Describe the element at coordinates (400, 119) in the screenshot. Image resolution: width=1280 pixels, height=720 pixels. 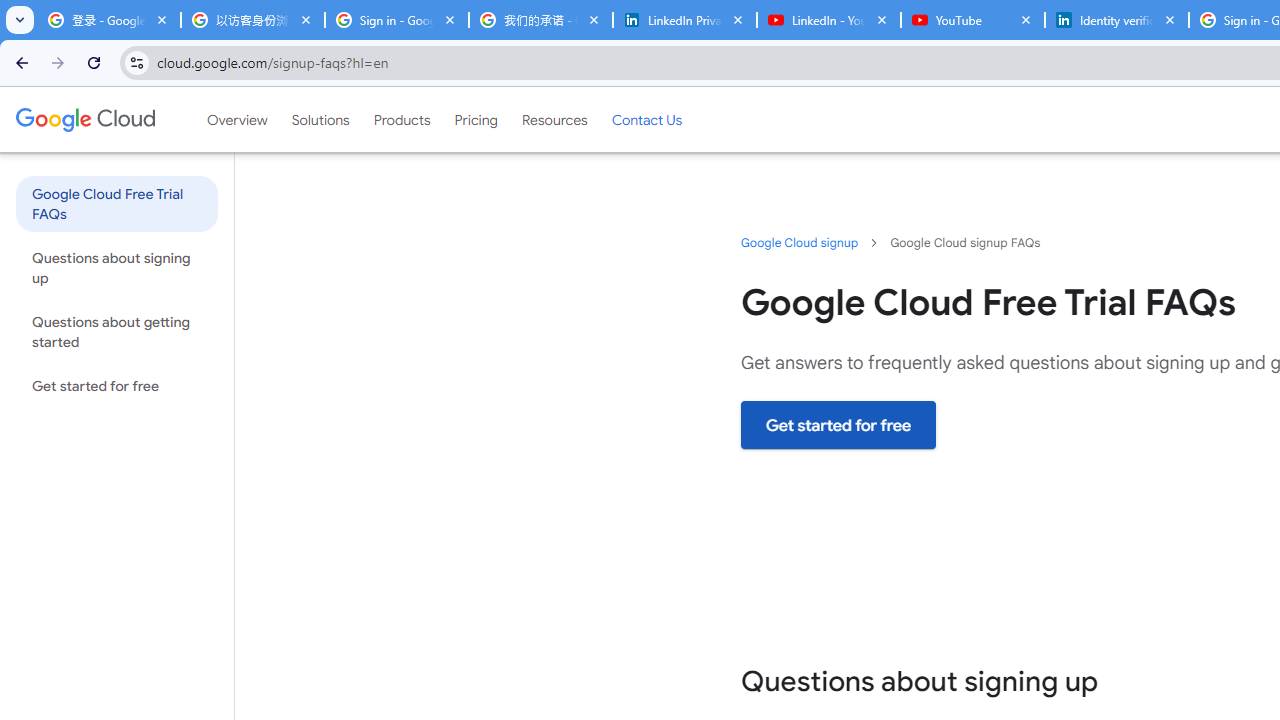
I see `'Products'` at that location.